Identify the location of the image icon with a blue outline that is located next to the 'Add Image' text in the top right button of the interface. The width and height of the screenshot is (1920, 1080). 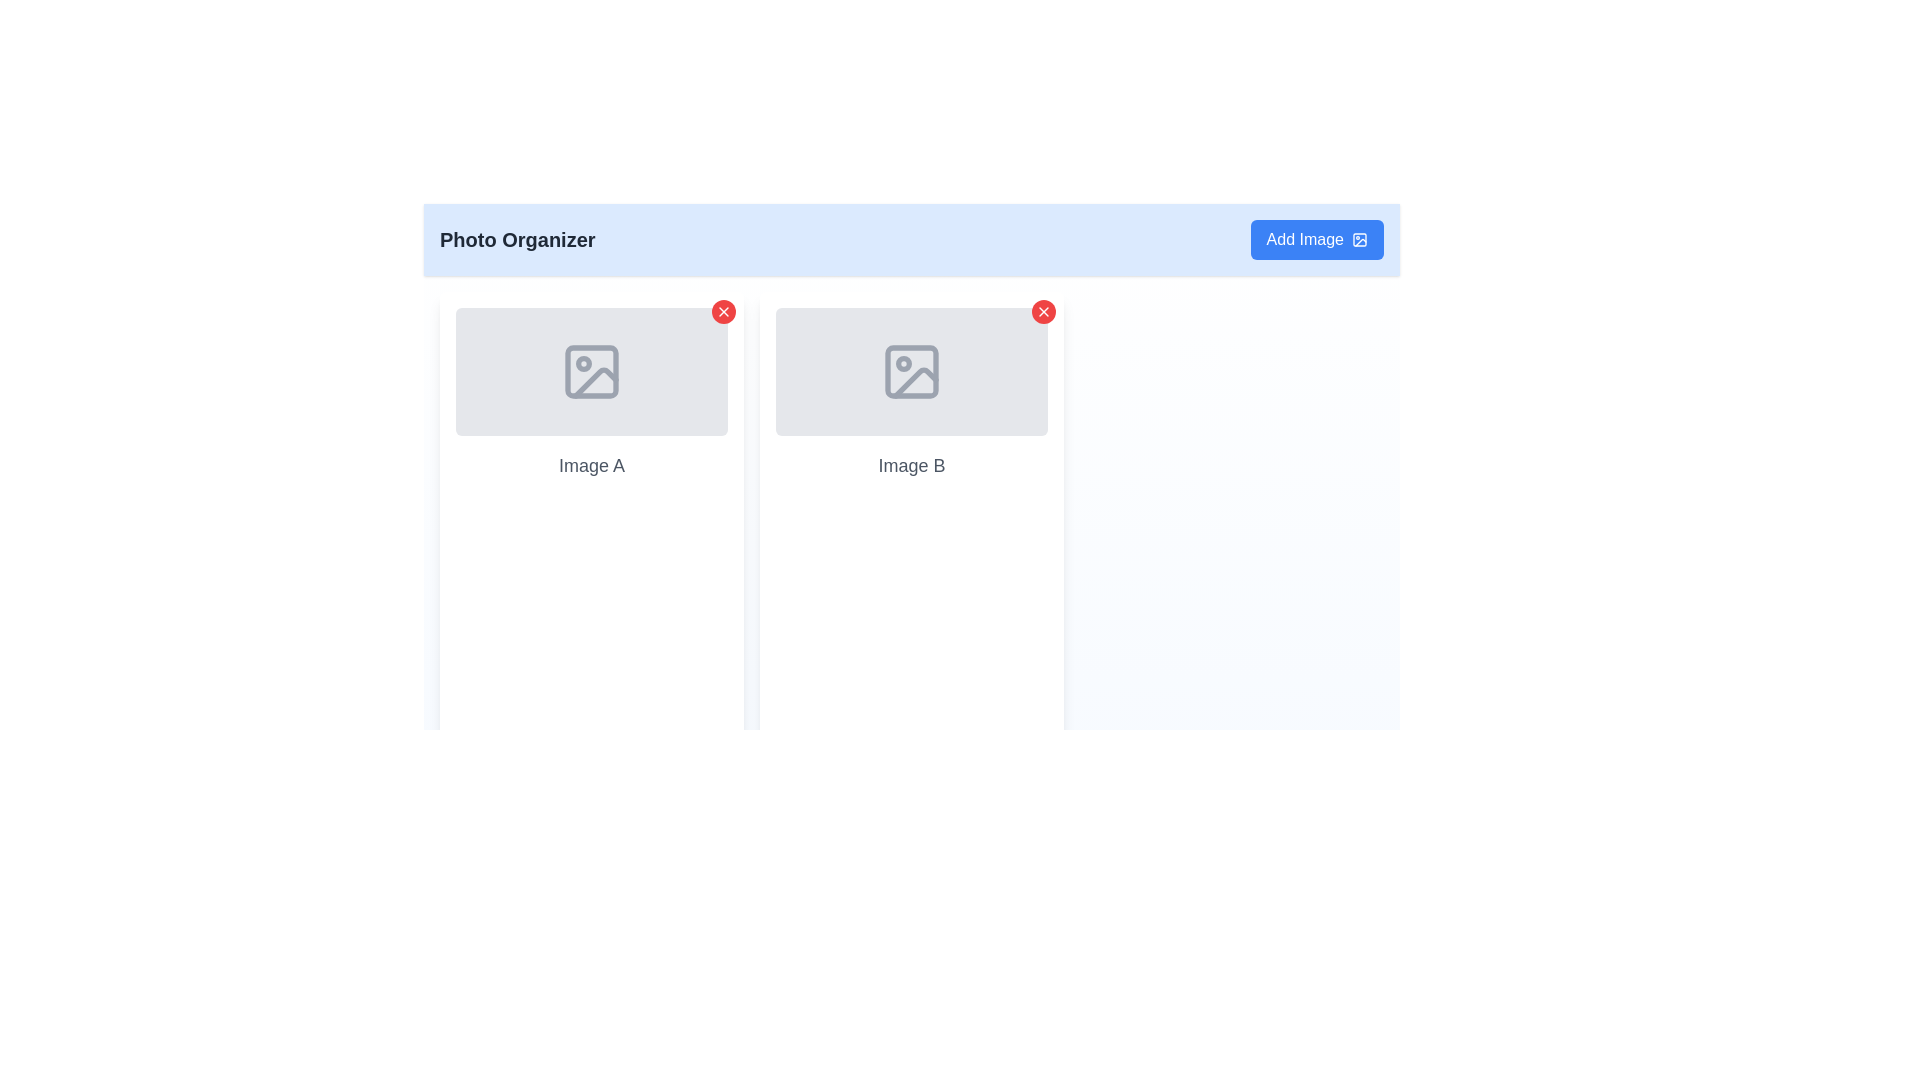
(1359, 238).